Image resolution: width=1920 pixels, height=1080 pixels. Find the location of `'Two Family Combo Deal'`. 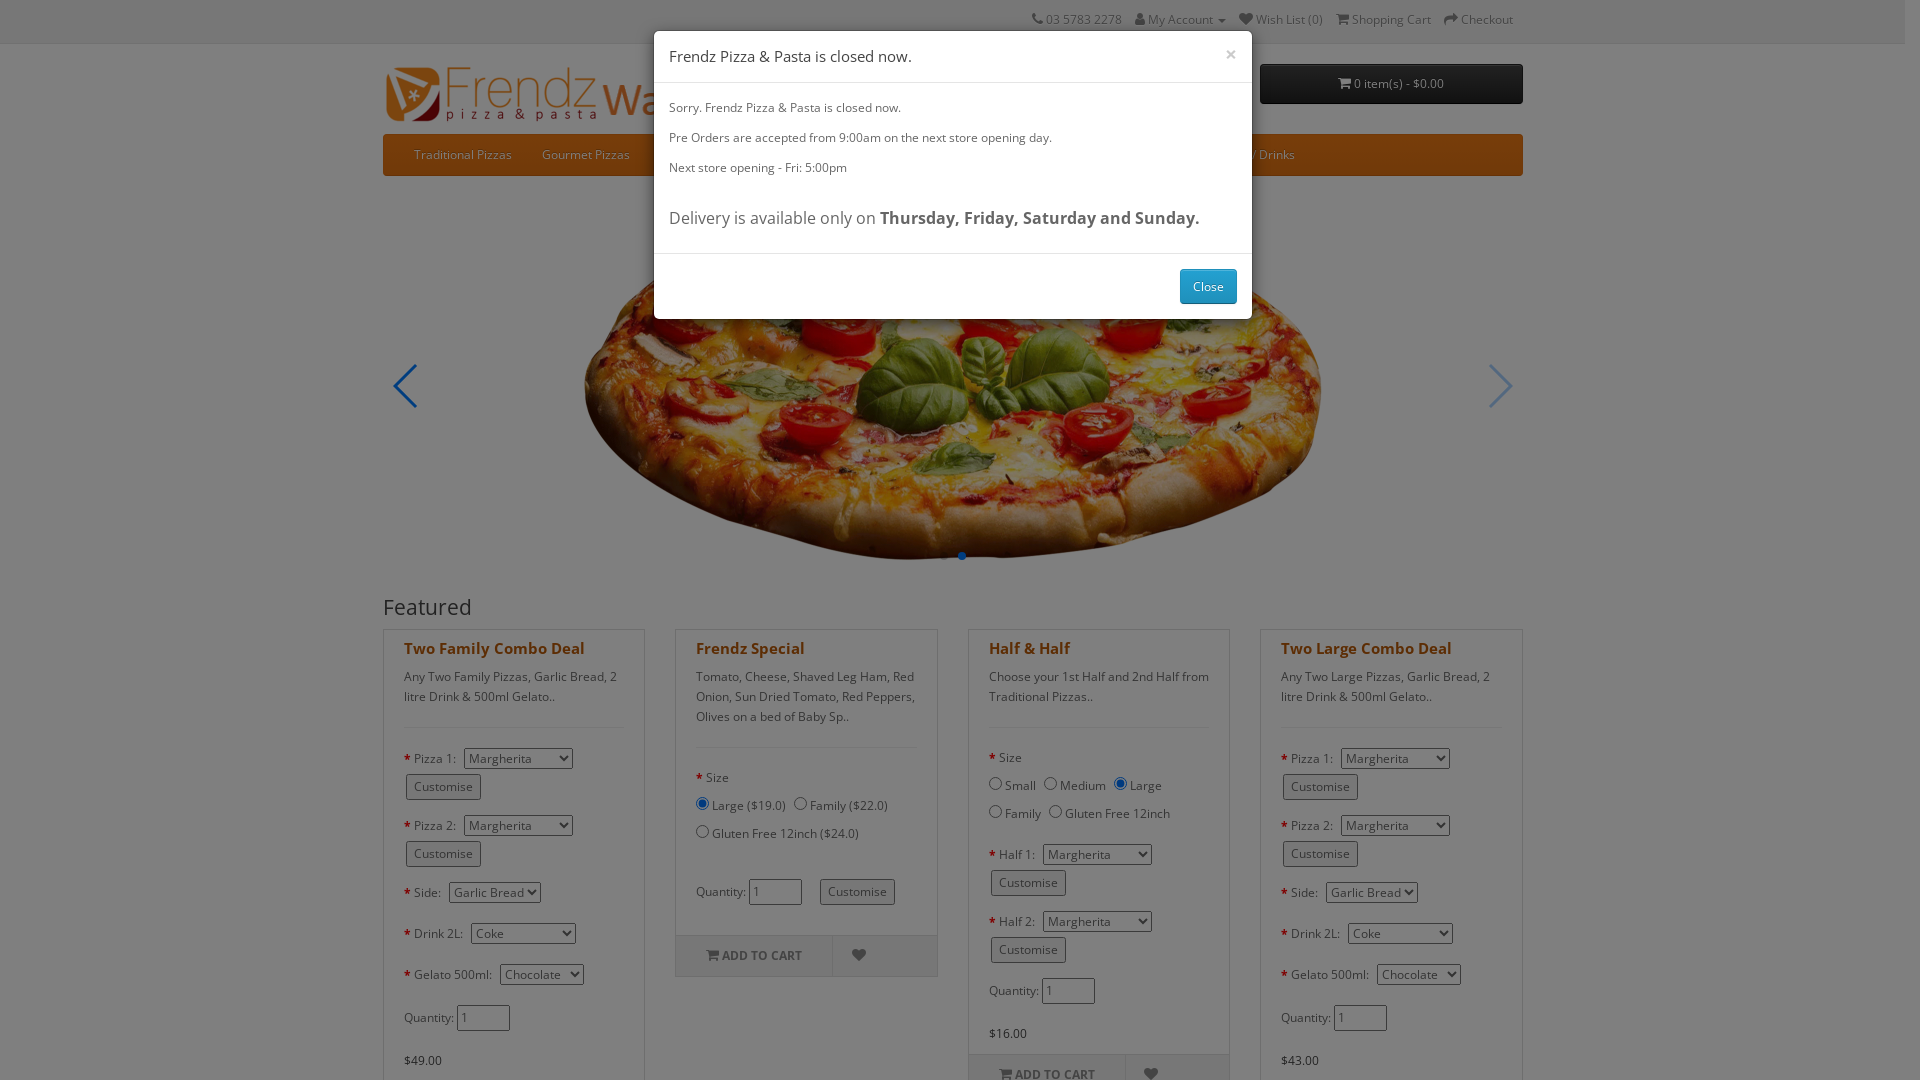

'Two Family Combo Deal' is located at coordinates (494, 648).